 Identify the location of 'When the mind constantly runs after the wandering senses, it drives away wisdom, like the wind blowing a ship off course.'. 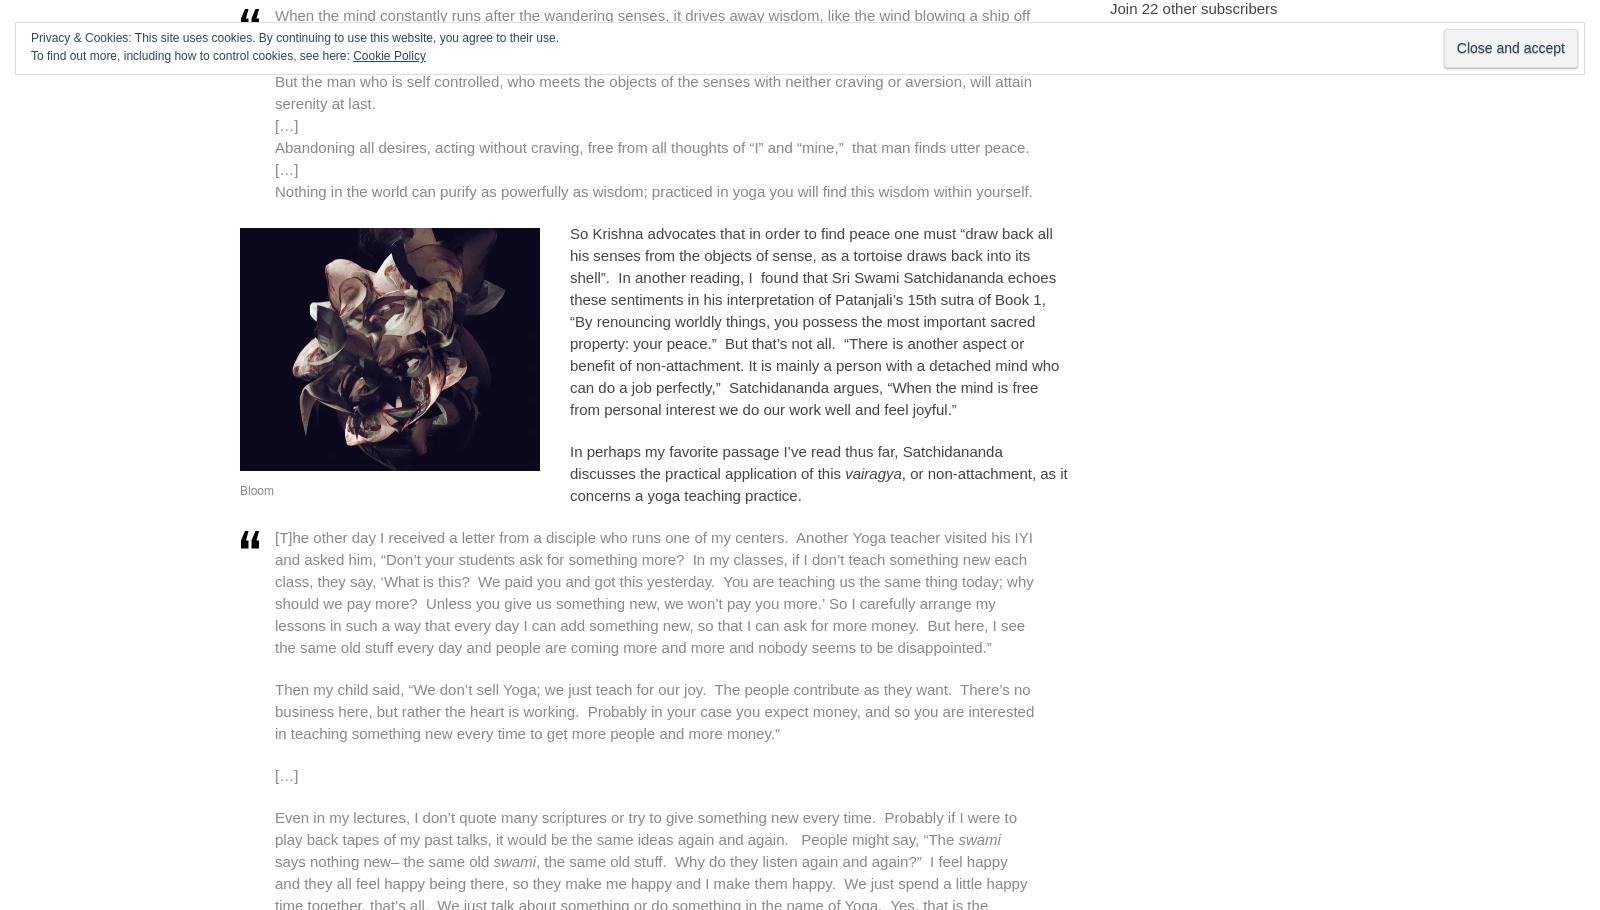
(652, 25).